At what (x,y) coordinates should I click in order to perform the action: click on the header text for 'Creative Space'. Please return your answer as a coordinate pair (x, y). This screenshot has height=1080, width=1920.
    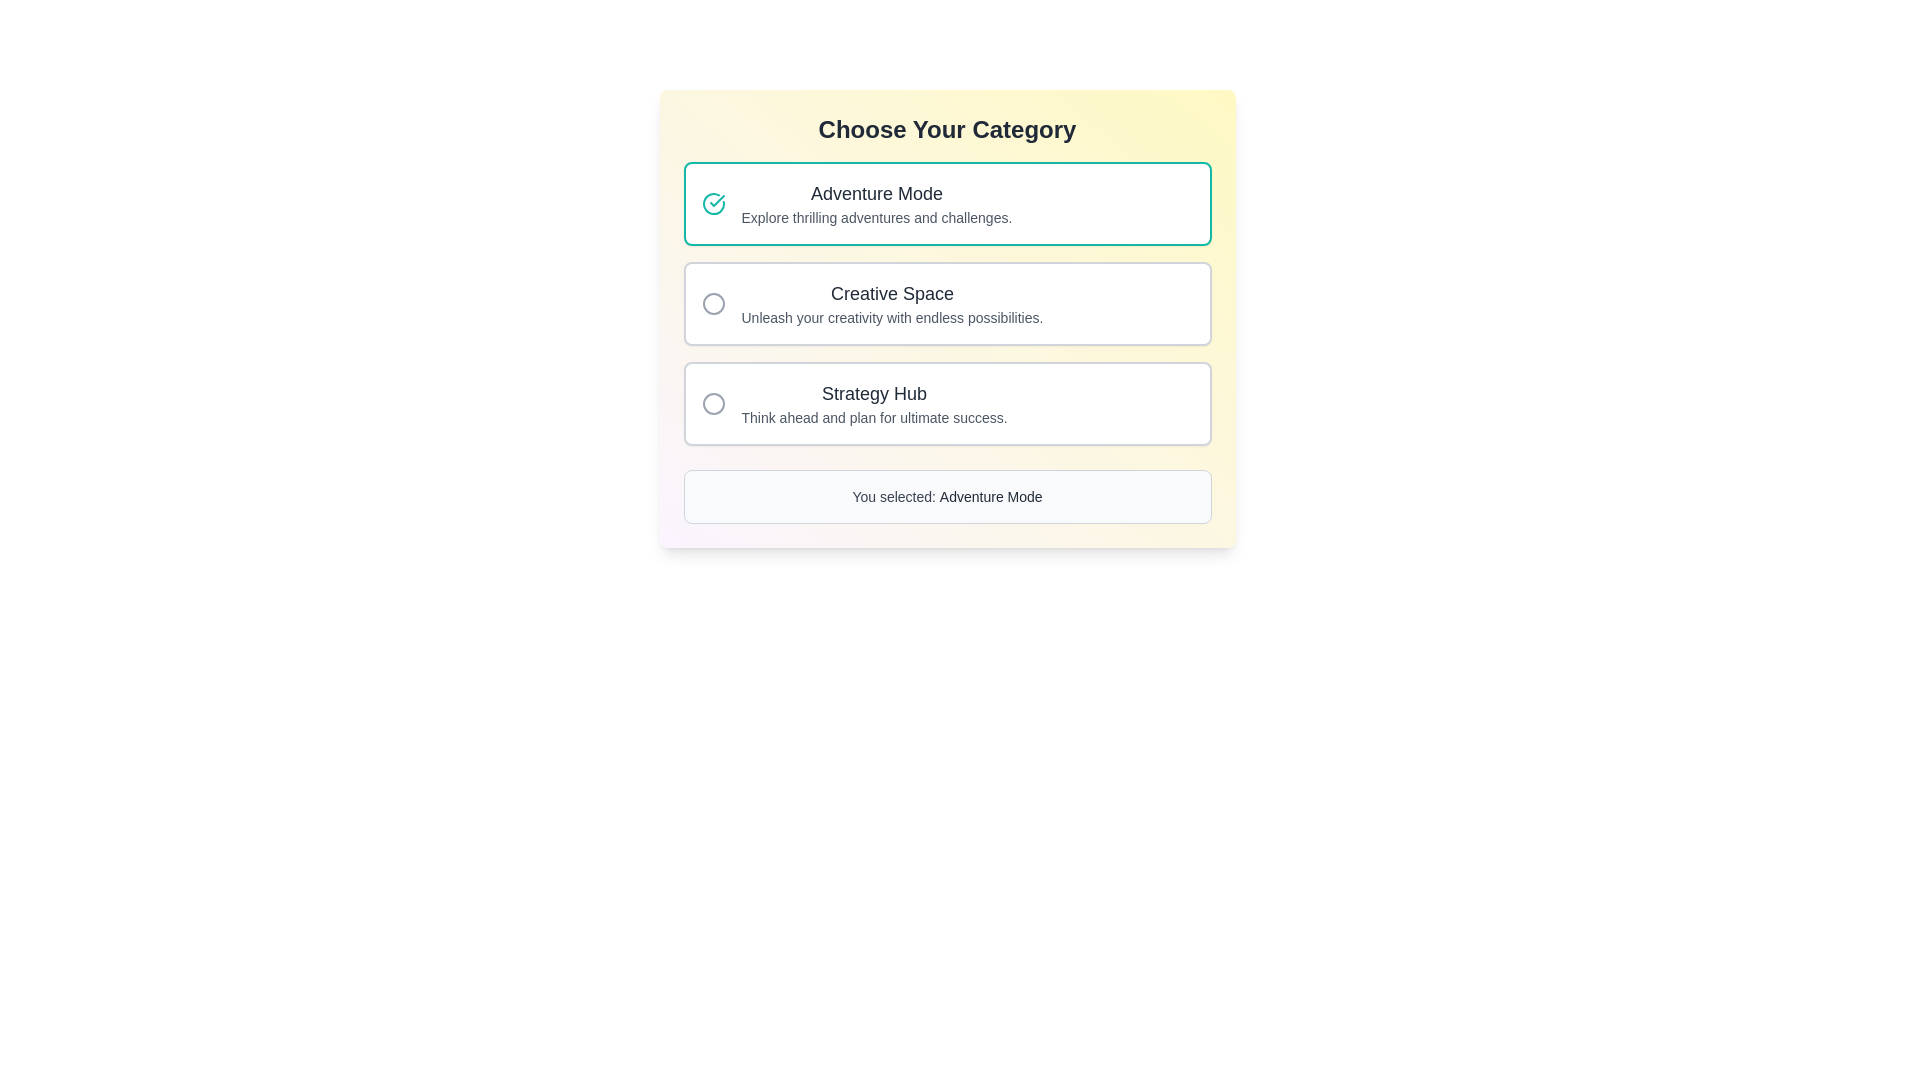
    Looking at the image, I should click on (891, 293).